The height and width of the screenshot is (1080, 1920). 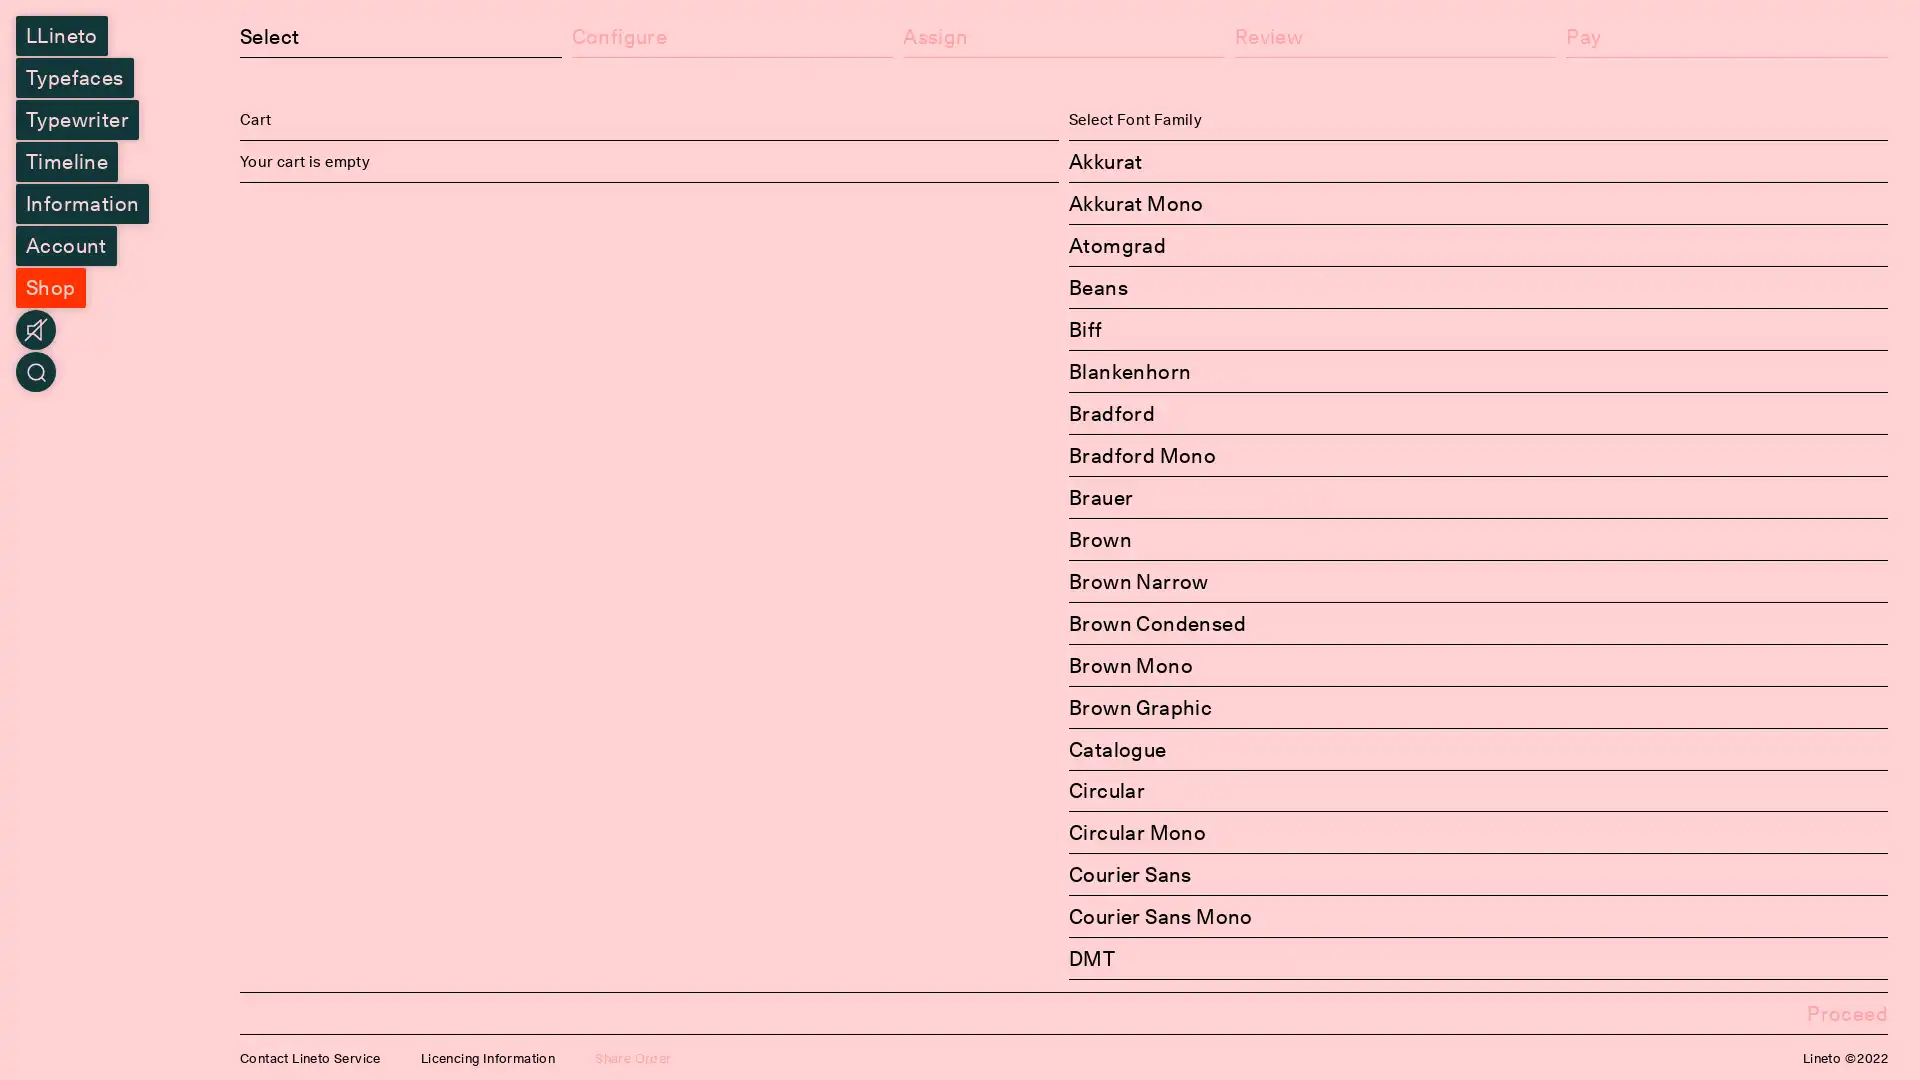 What do you see at coordinates (1725, 37) in the screenshot?
I see `Pay` at bounding box center [1725, 37].